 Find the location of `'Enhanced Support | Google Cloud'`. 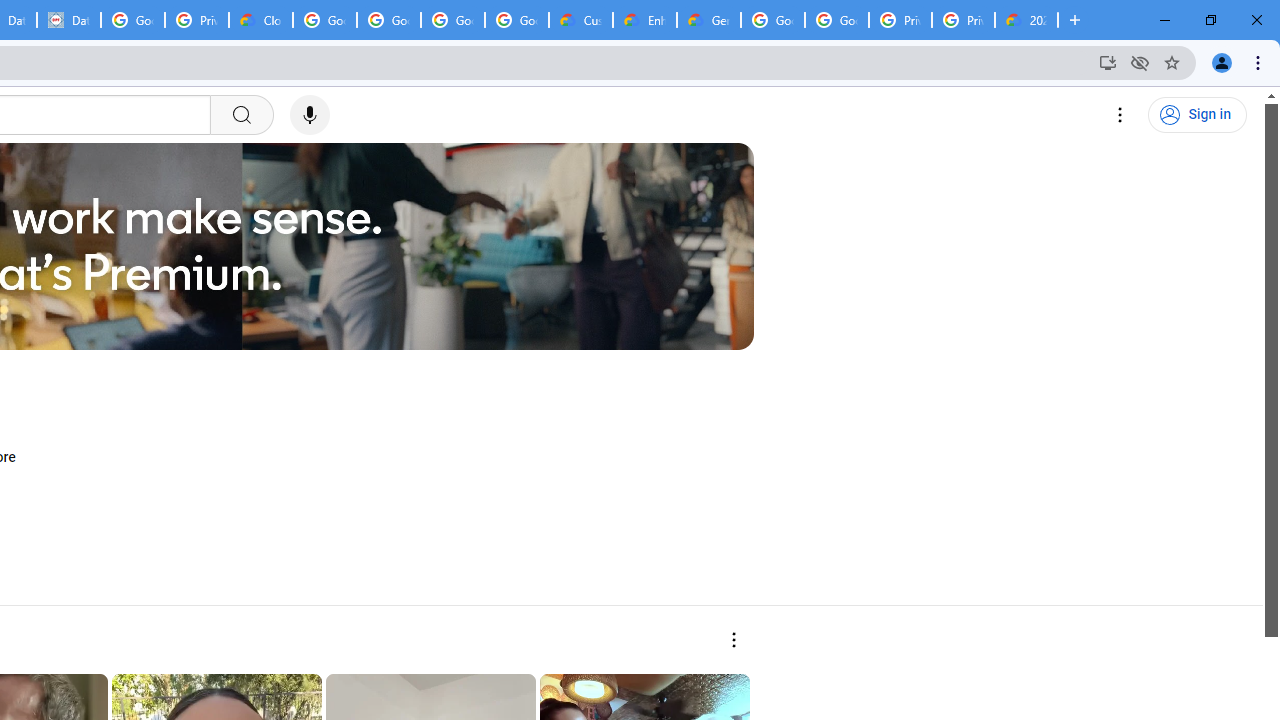

'Enhanced Support | Google Cloud' is located at coordinates (645, 20).